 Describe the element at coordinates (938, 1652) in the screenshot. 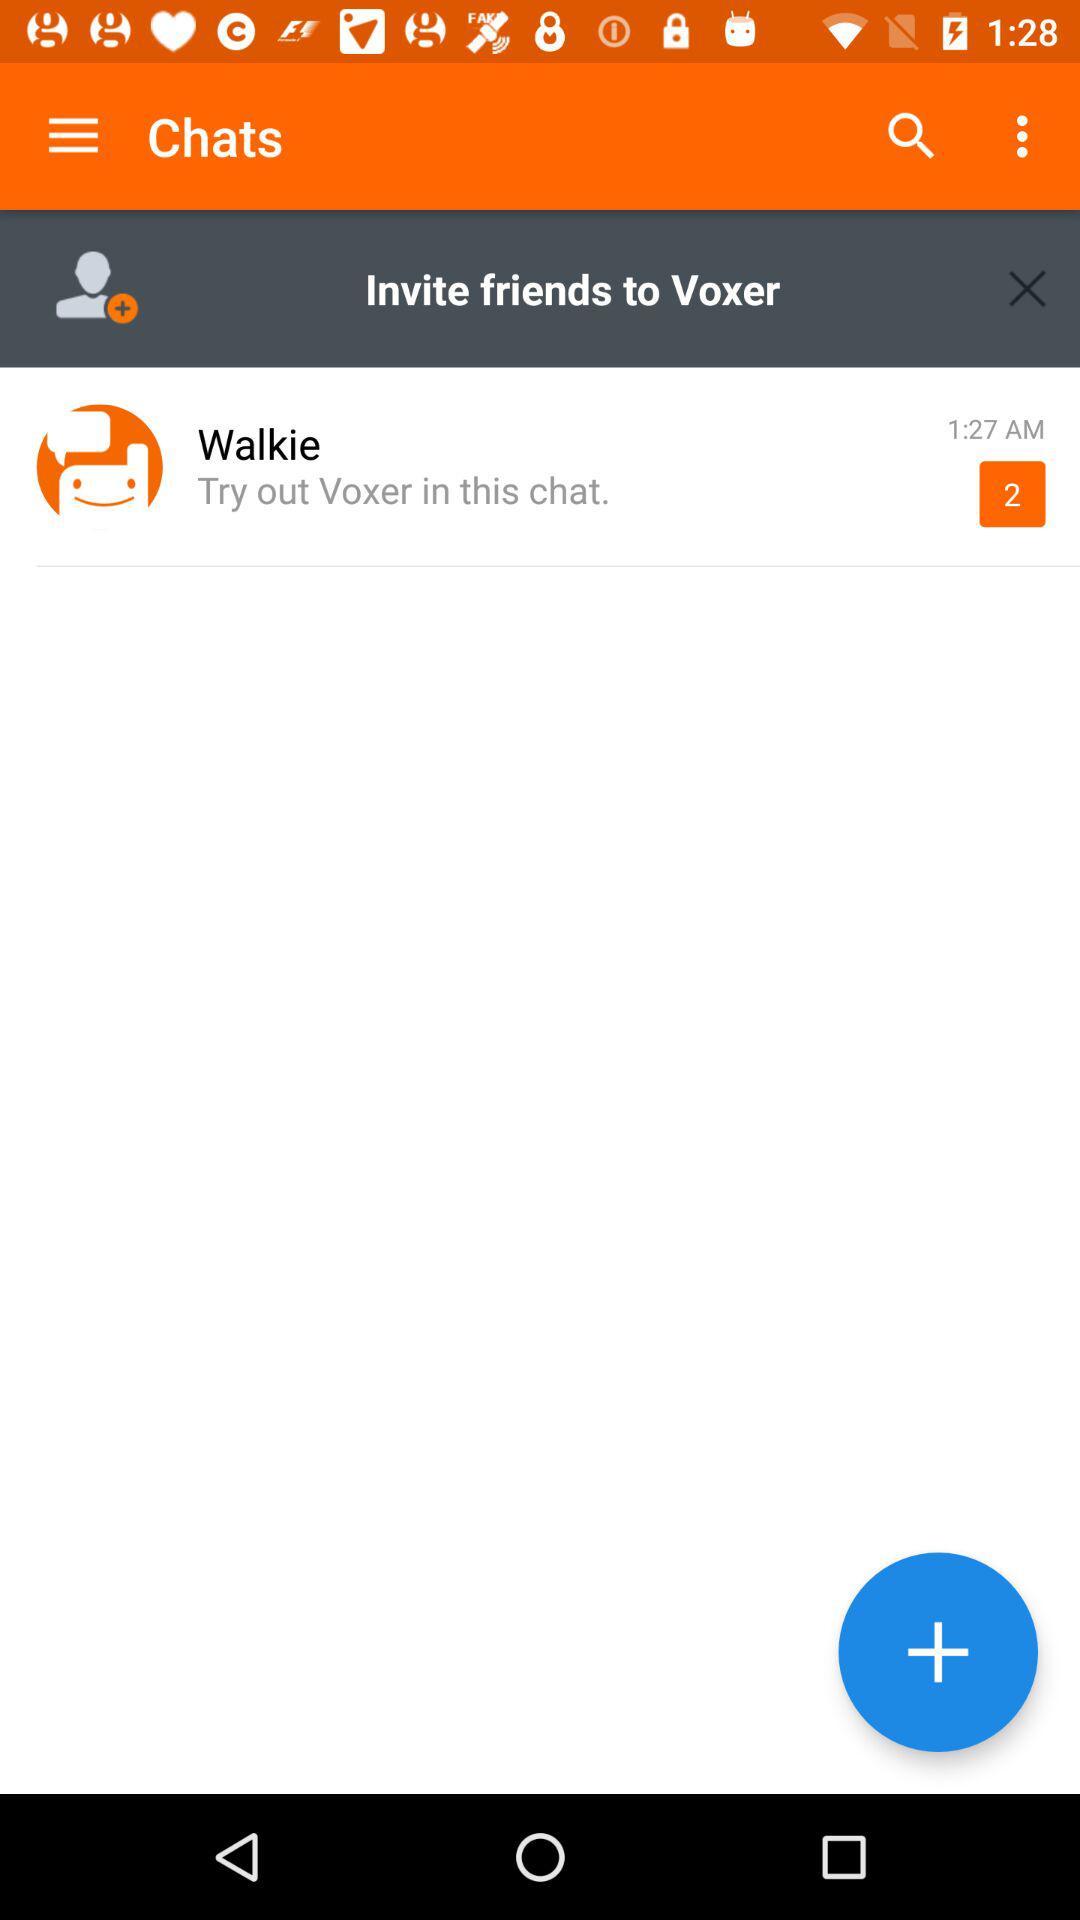

I see `new chat` at that location.